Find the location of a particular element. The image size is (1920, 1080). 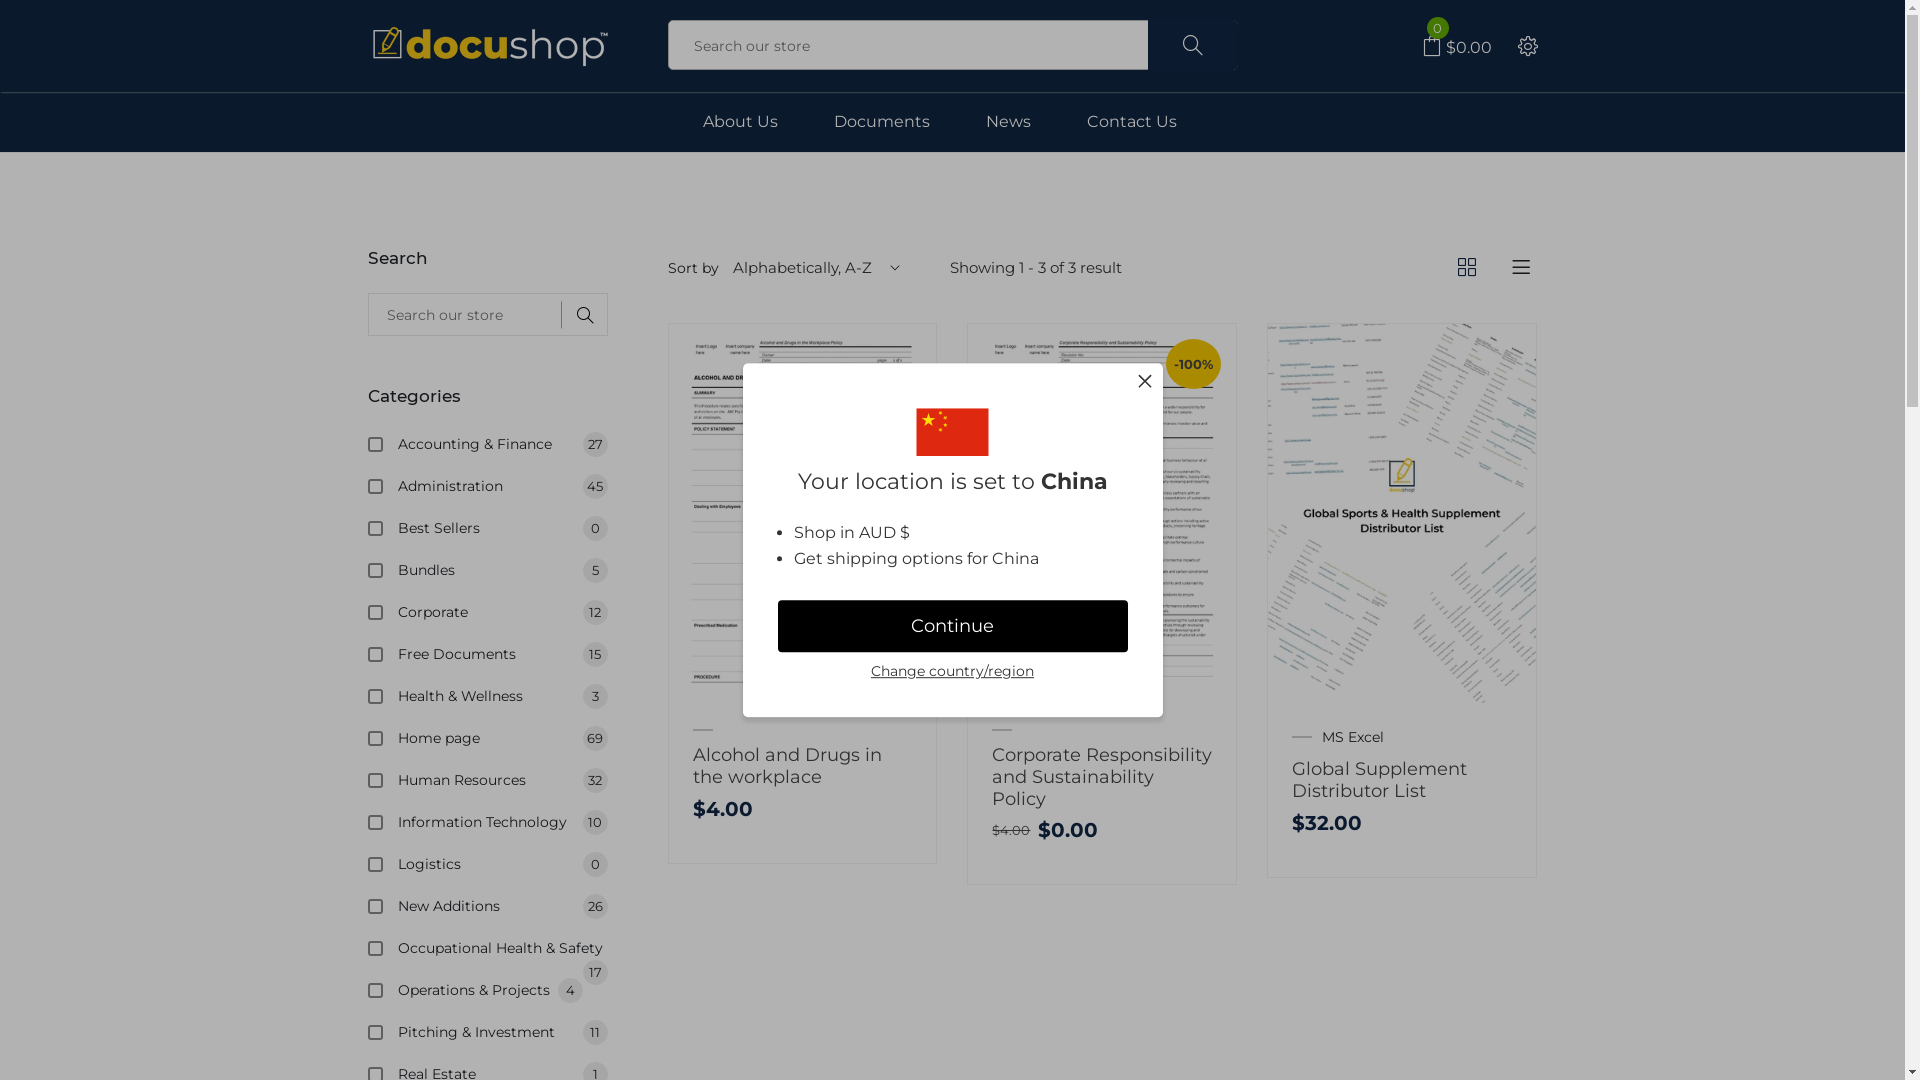

'Documents' is located at coordinates (881, 122).